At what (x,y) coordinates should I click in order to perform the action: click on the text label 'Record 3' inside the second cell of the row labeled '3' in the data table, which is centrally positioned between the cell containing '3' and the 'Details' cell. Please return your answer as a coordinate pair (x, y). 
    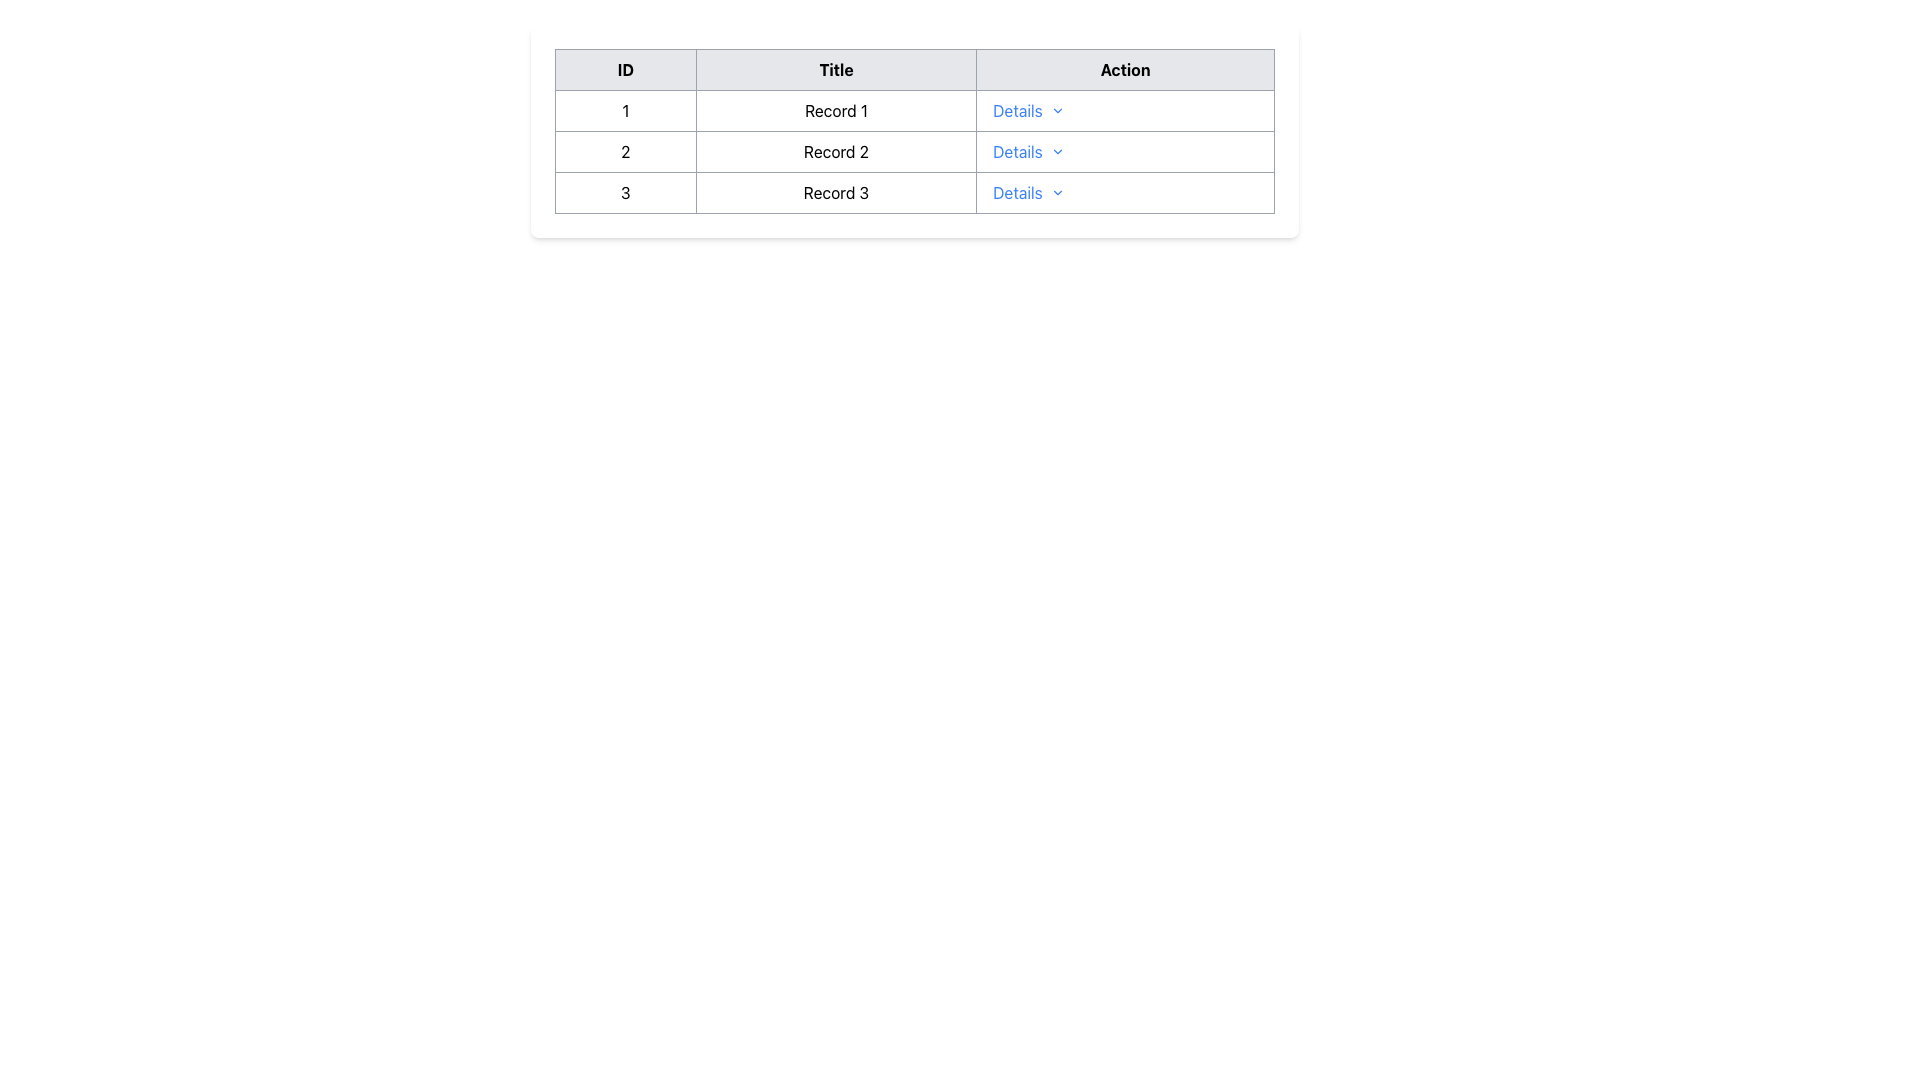
    Looking at the image, I should click on (836, 192).